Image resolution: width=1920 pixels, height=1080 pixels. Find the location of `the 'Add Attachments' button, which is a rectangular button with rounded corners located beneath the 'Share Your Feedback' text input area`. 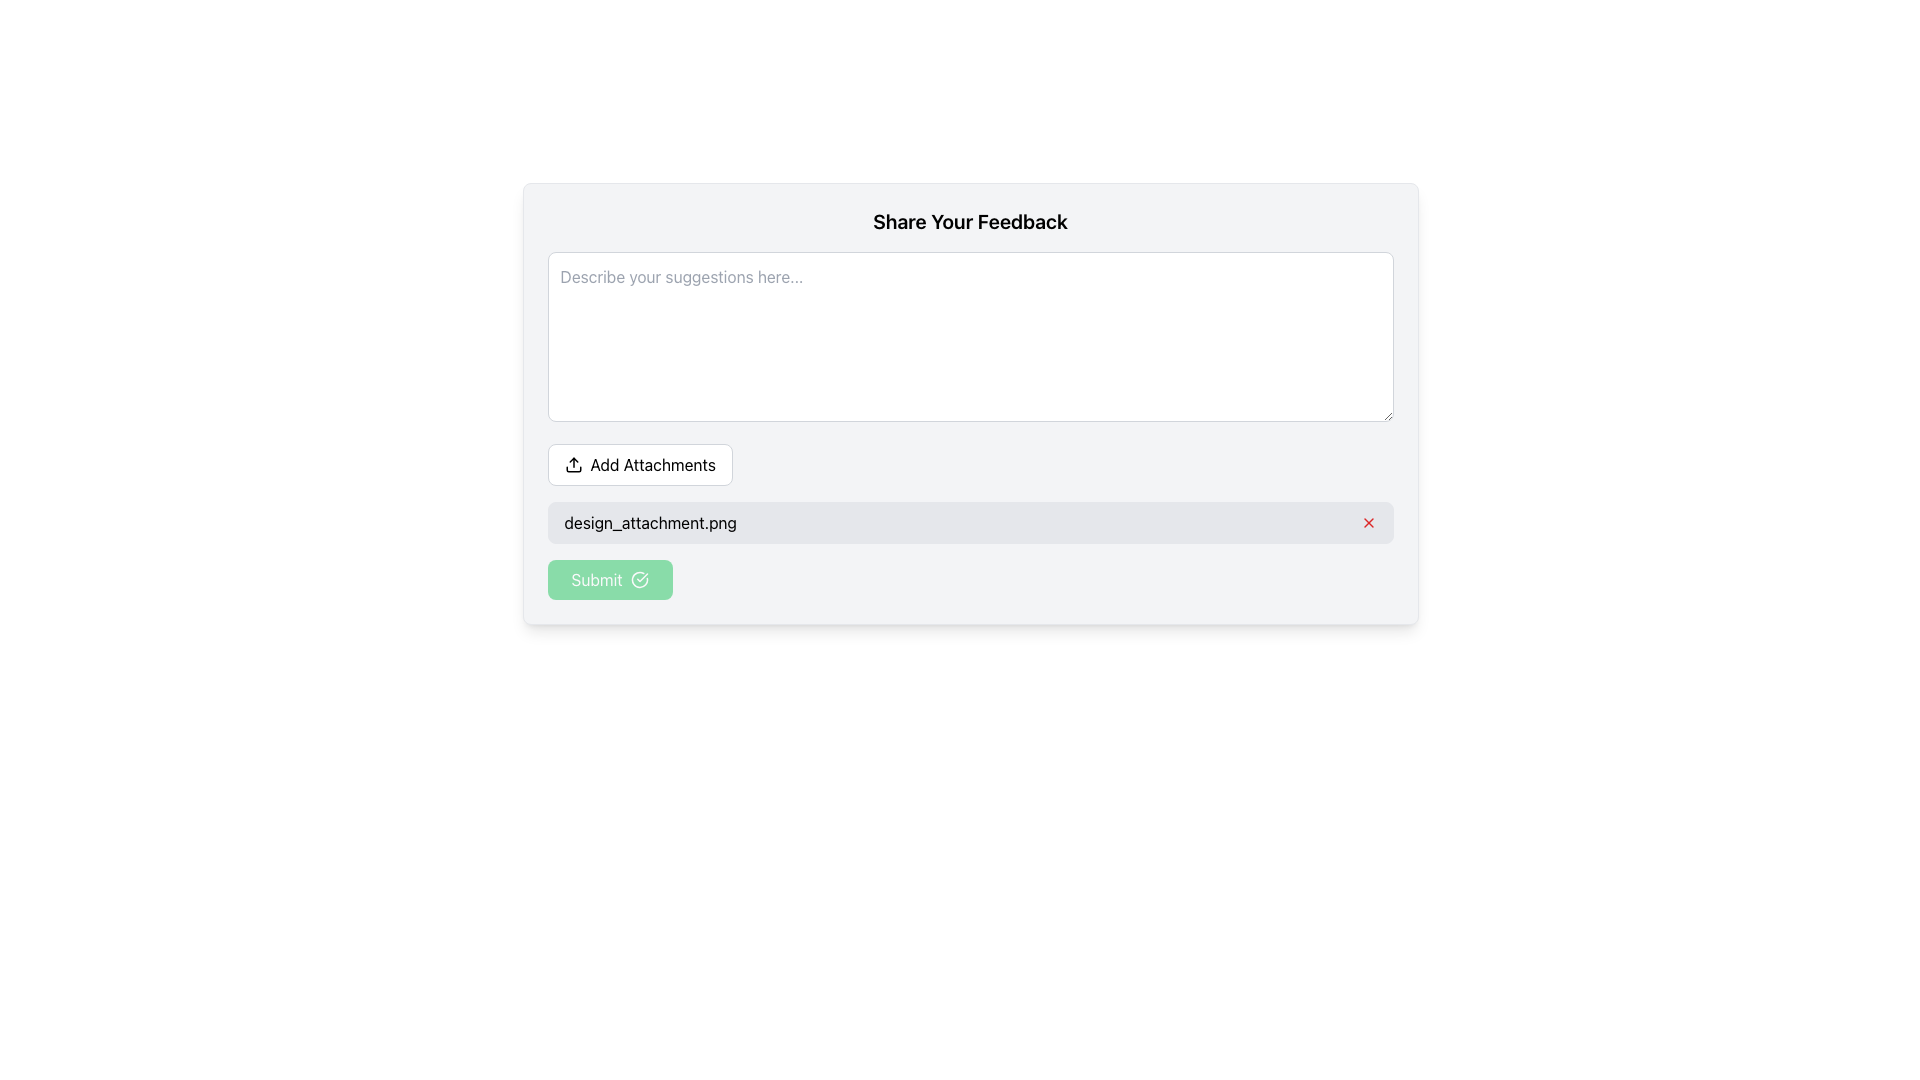

the 'Add Attachments' button, which is a rectangular button with rounded corners located beneath the 'Share Your Feedback' text input area is located at coordinates (640, 465).